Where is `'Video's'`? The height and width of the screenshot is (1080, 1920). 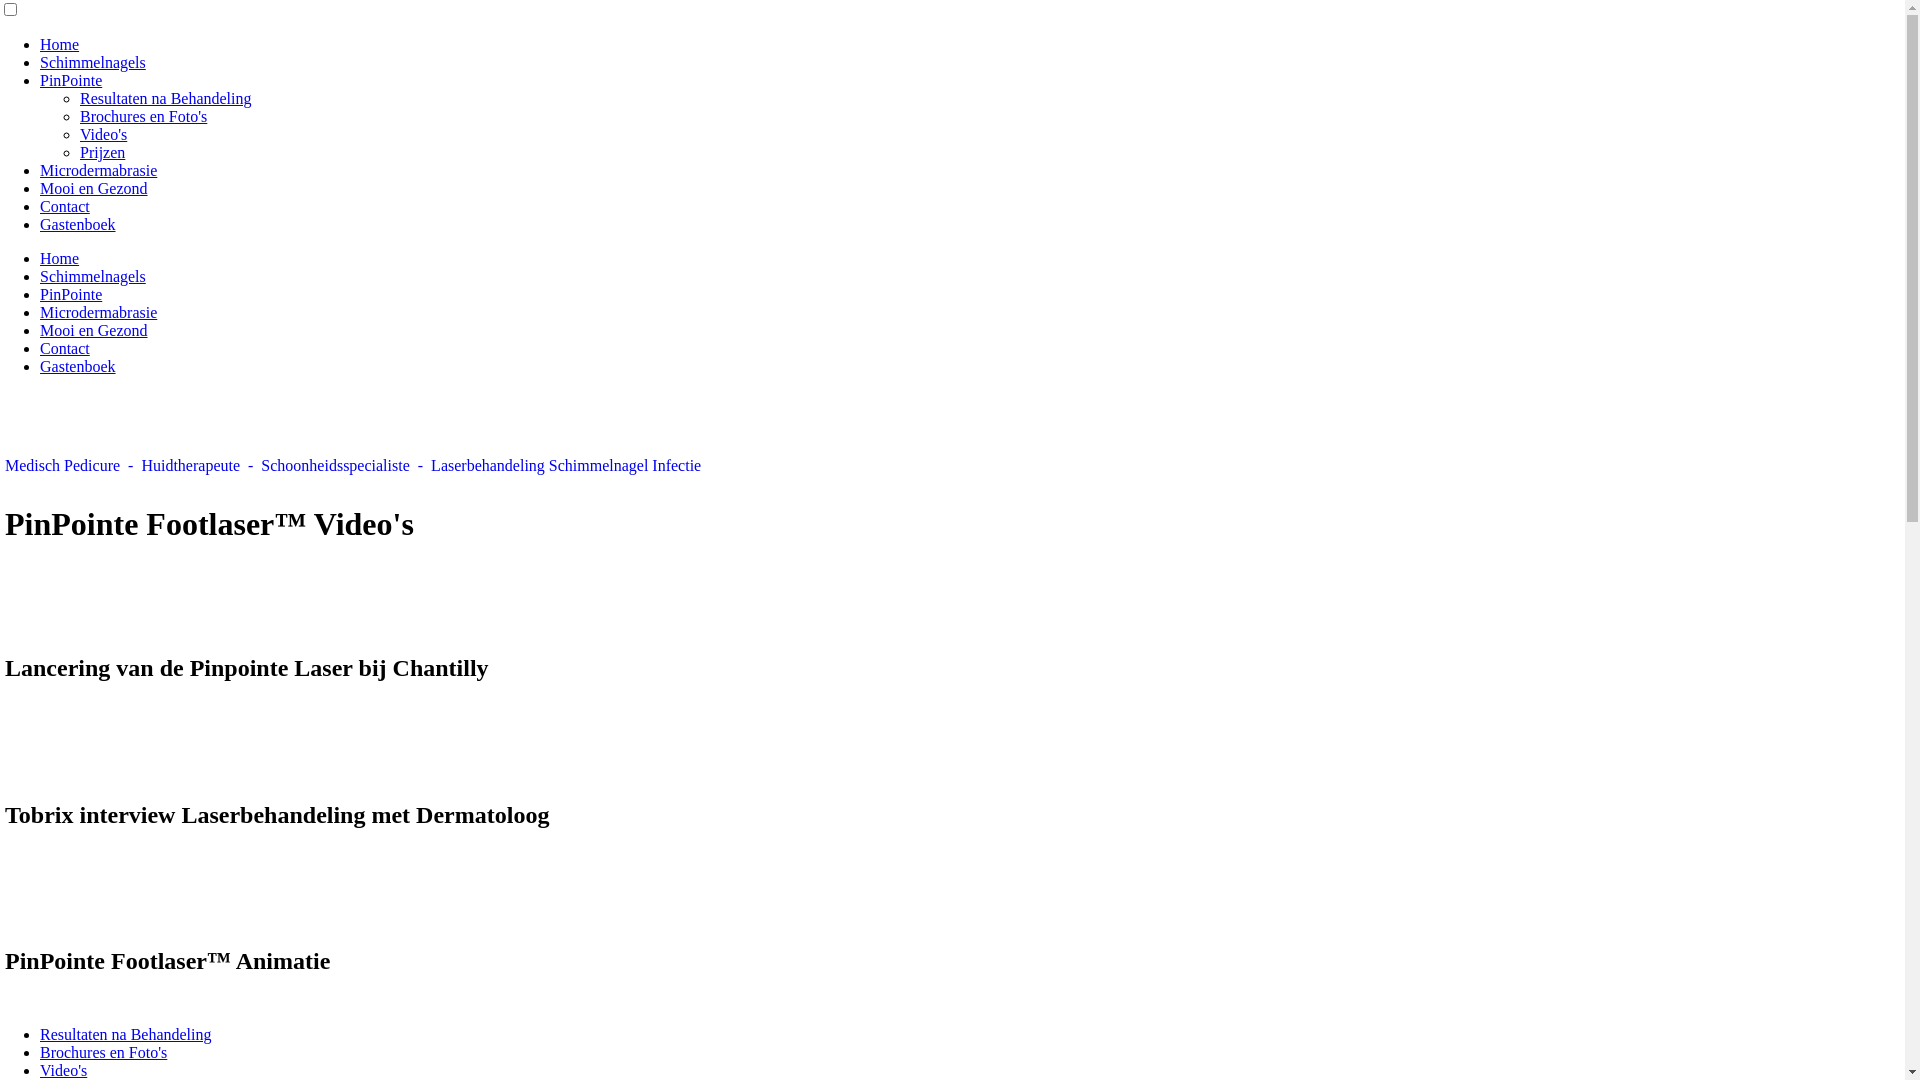
'Video's' is located at coordinates (102, 134).